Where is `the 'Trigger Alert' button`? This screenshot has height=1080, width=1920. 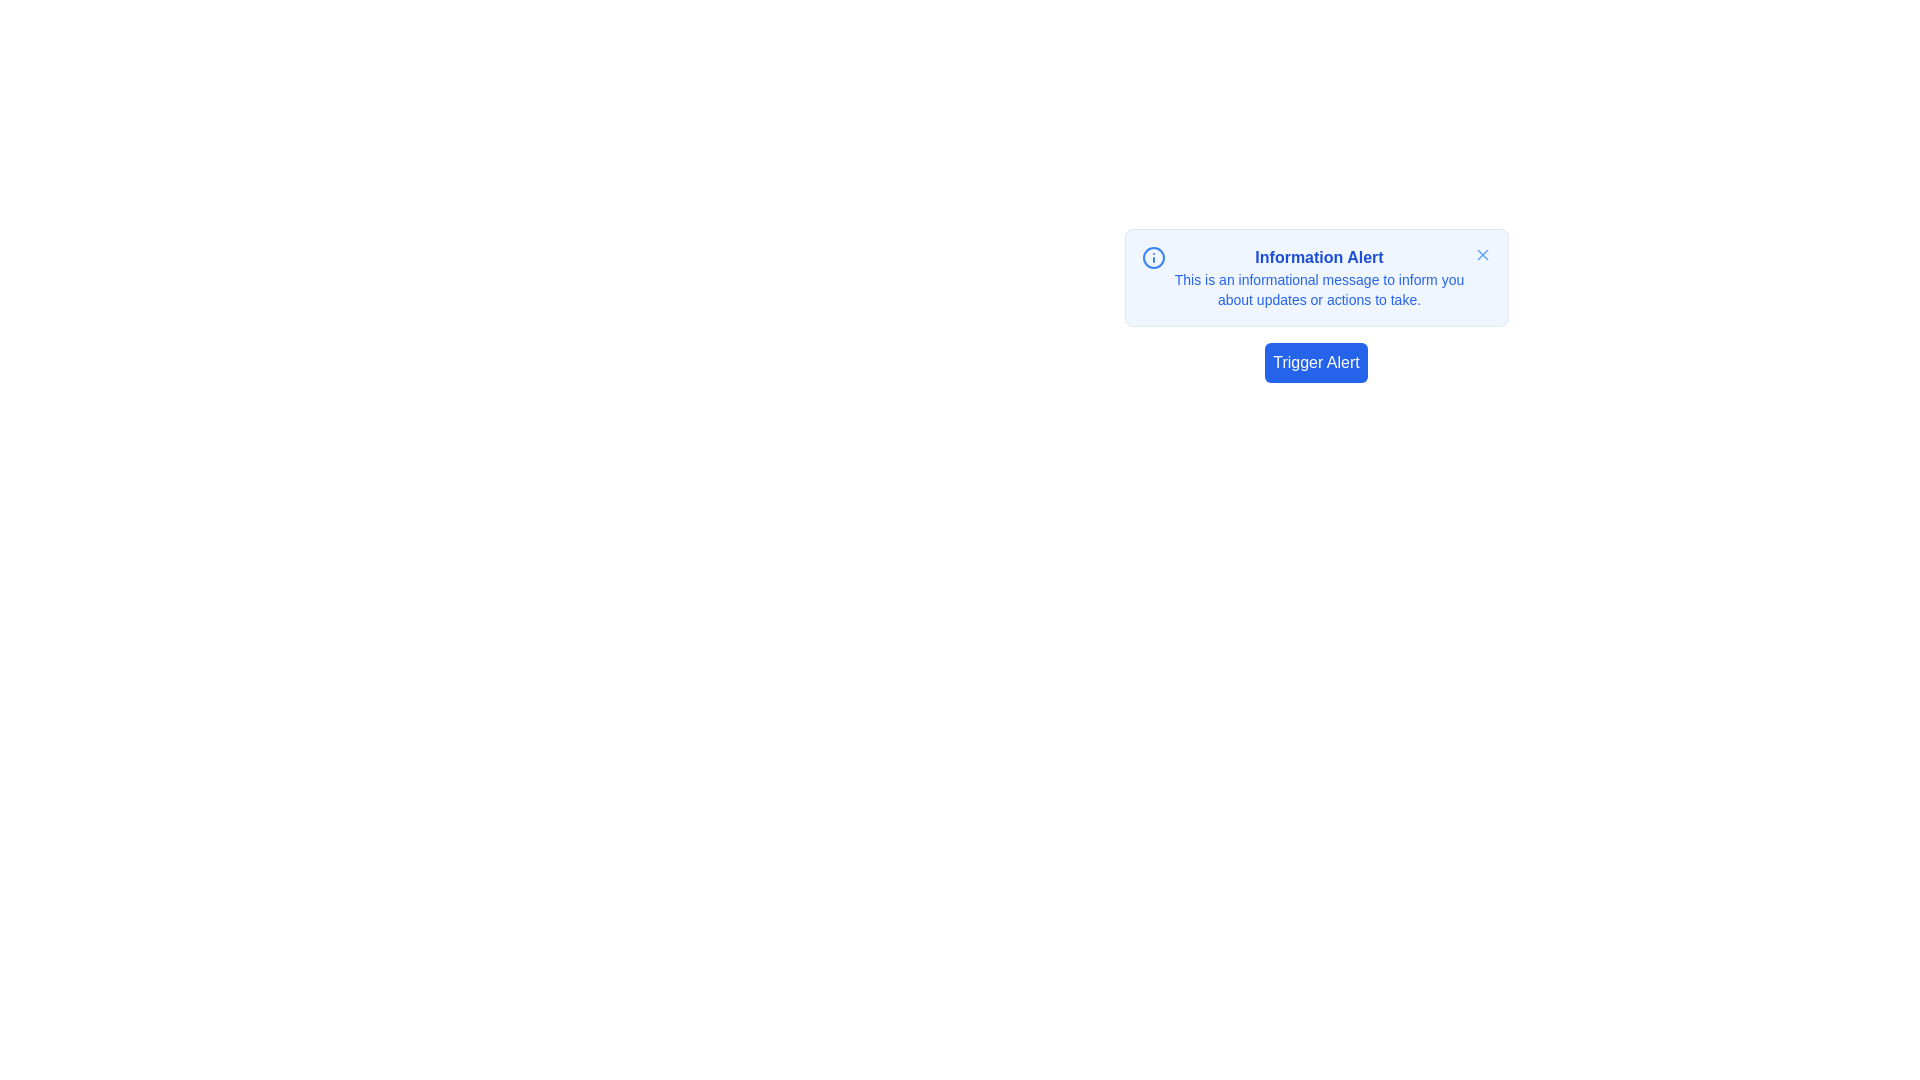 the 'Trigger Alert' button is located at coordinates (1316, 362).